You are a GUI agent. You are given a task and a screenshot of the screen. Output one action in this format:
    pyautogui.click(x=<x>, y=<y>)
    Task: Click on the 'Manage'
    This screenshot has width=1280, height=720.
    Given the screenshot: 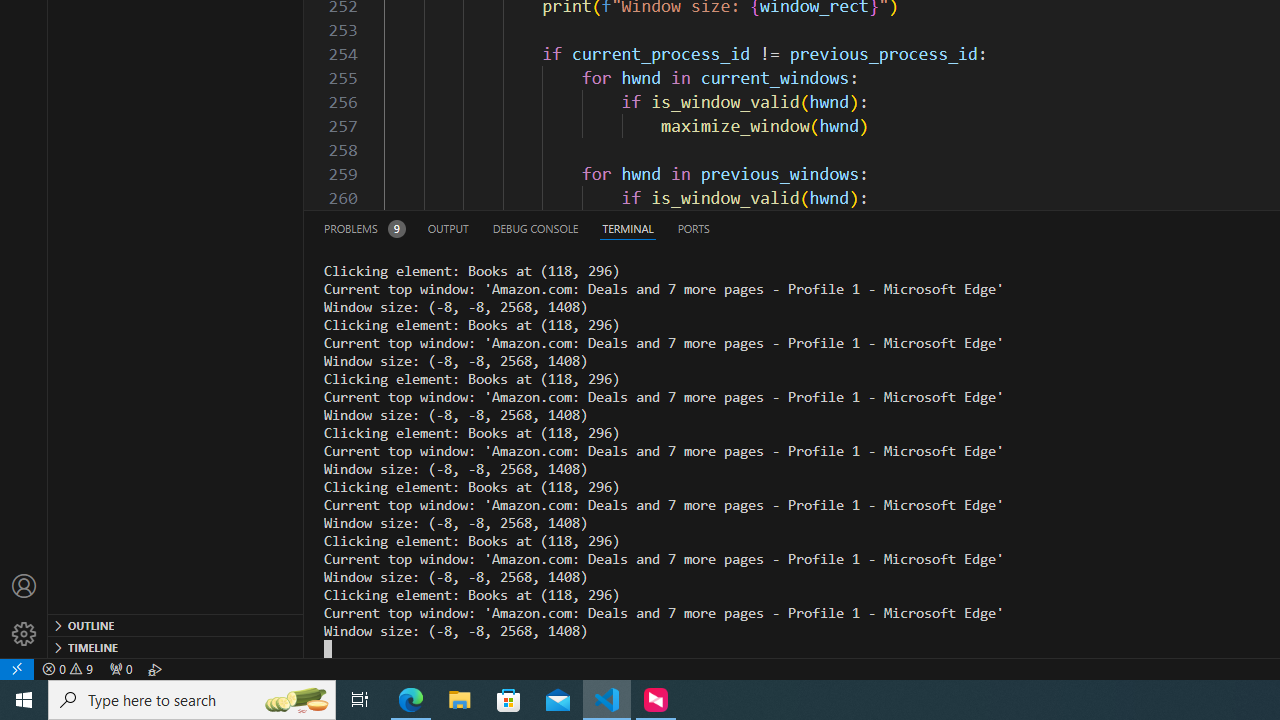 What is the action you would take?
    pyautogui.click(x=24, y=633)
    